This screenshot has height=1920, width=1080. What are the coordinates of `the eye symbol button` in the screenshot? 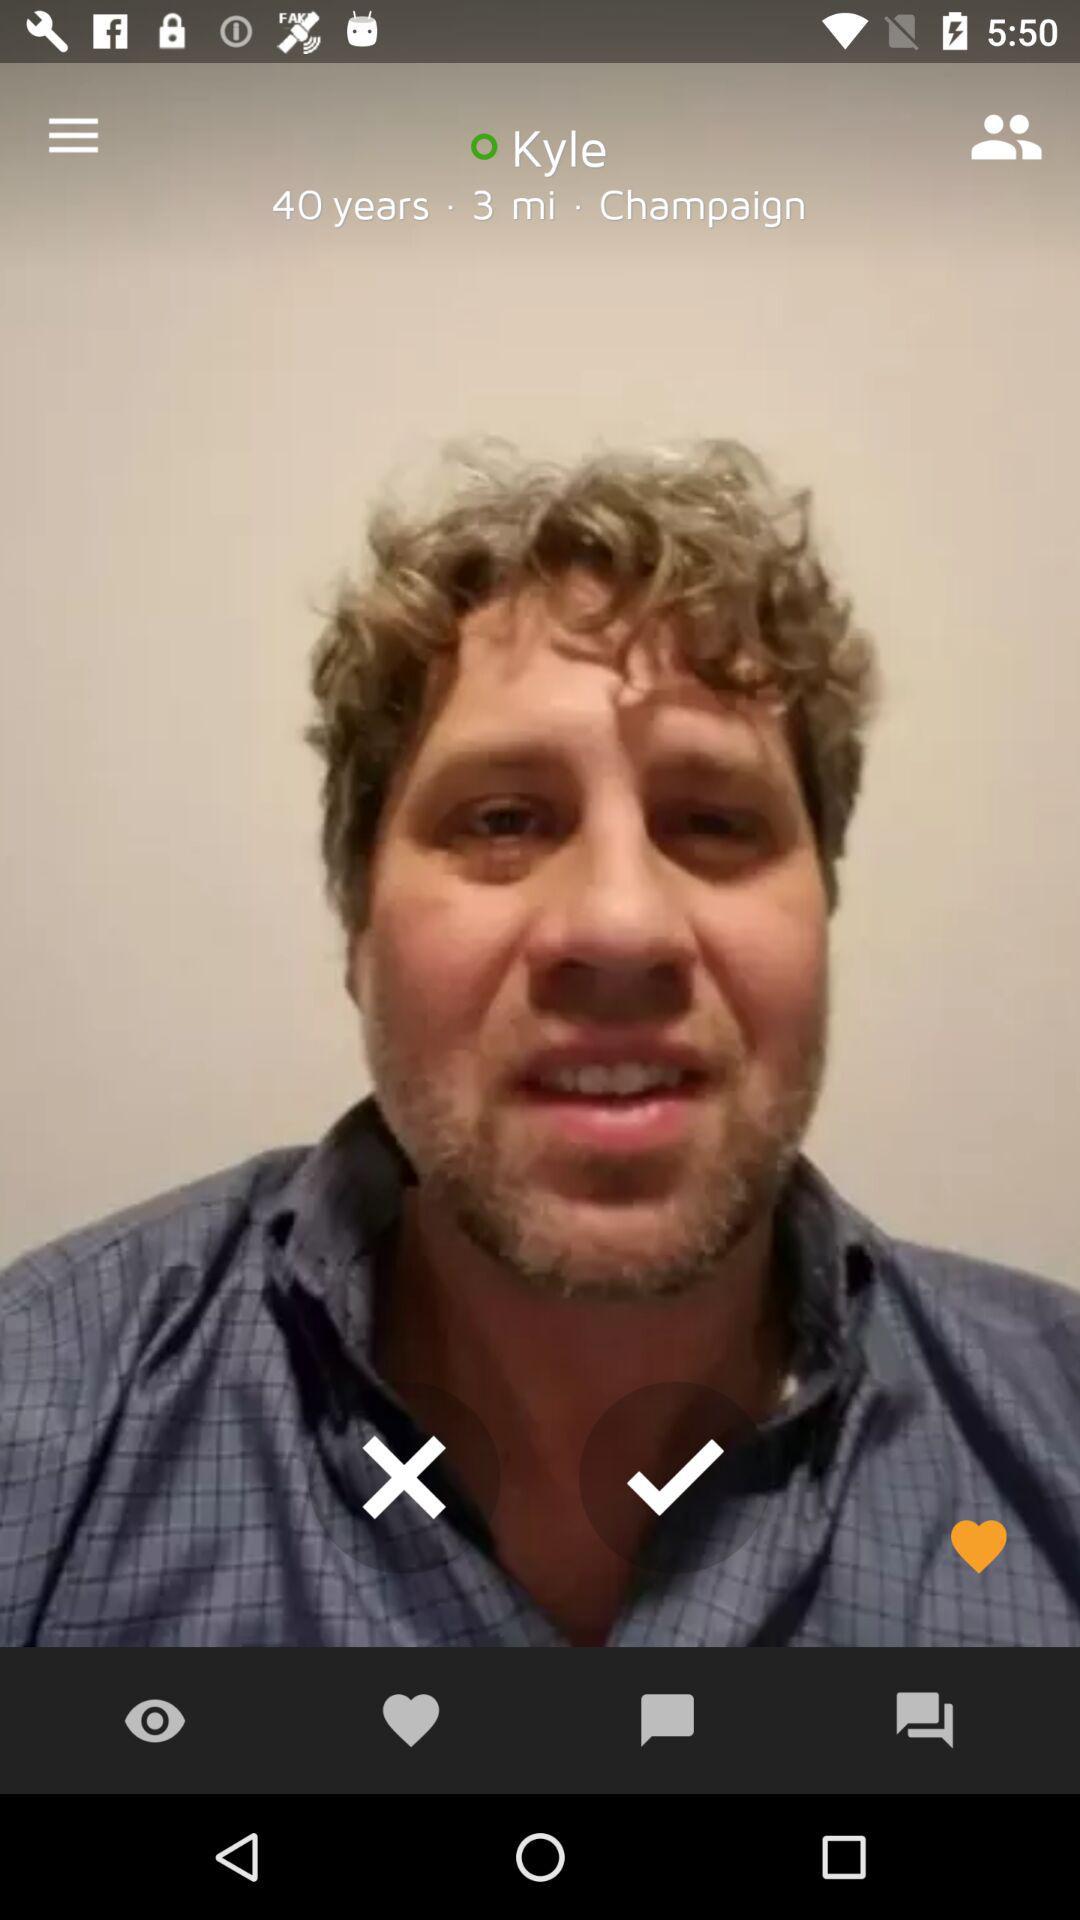 It's located at (153, 1720).